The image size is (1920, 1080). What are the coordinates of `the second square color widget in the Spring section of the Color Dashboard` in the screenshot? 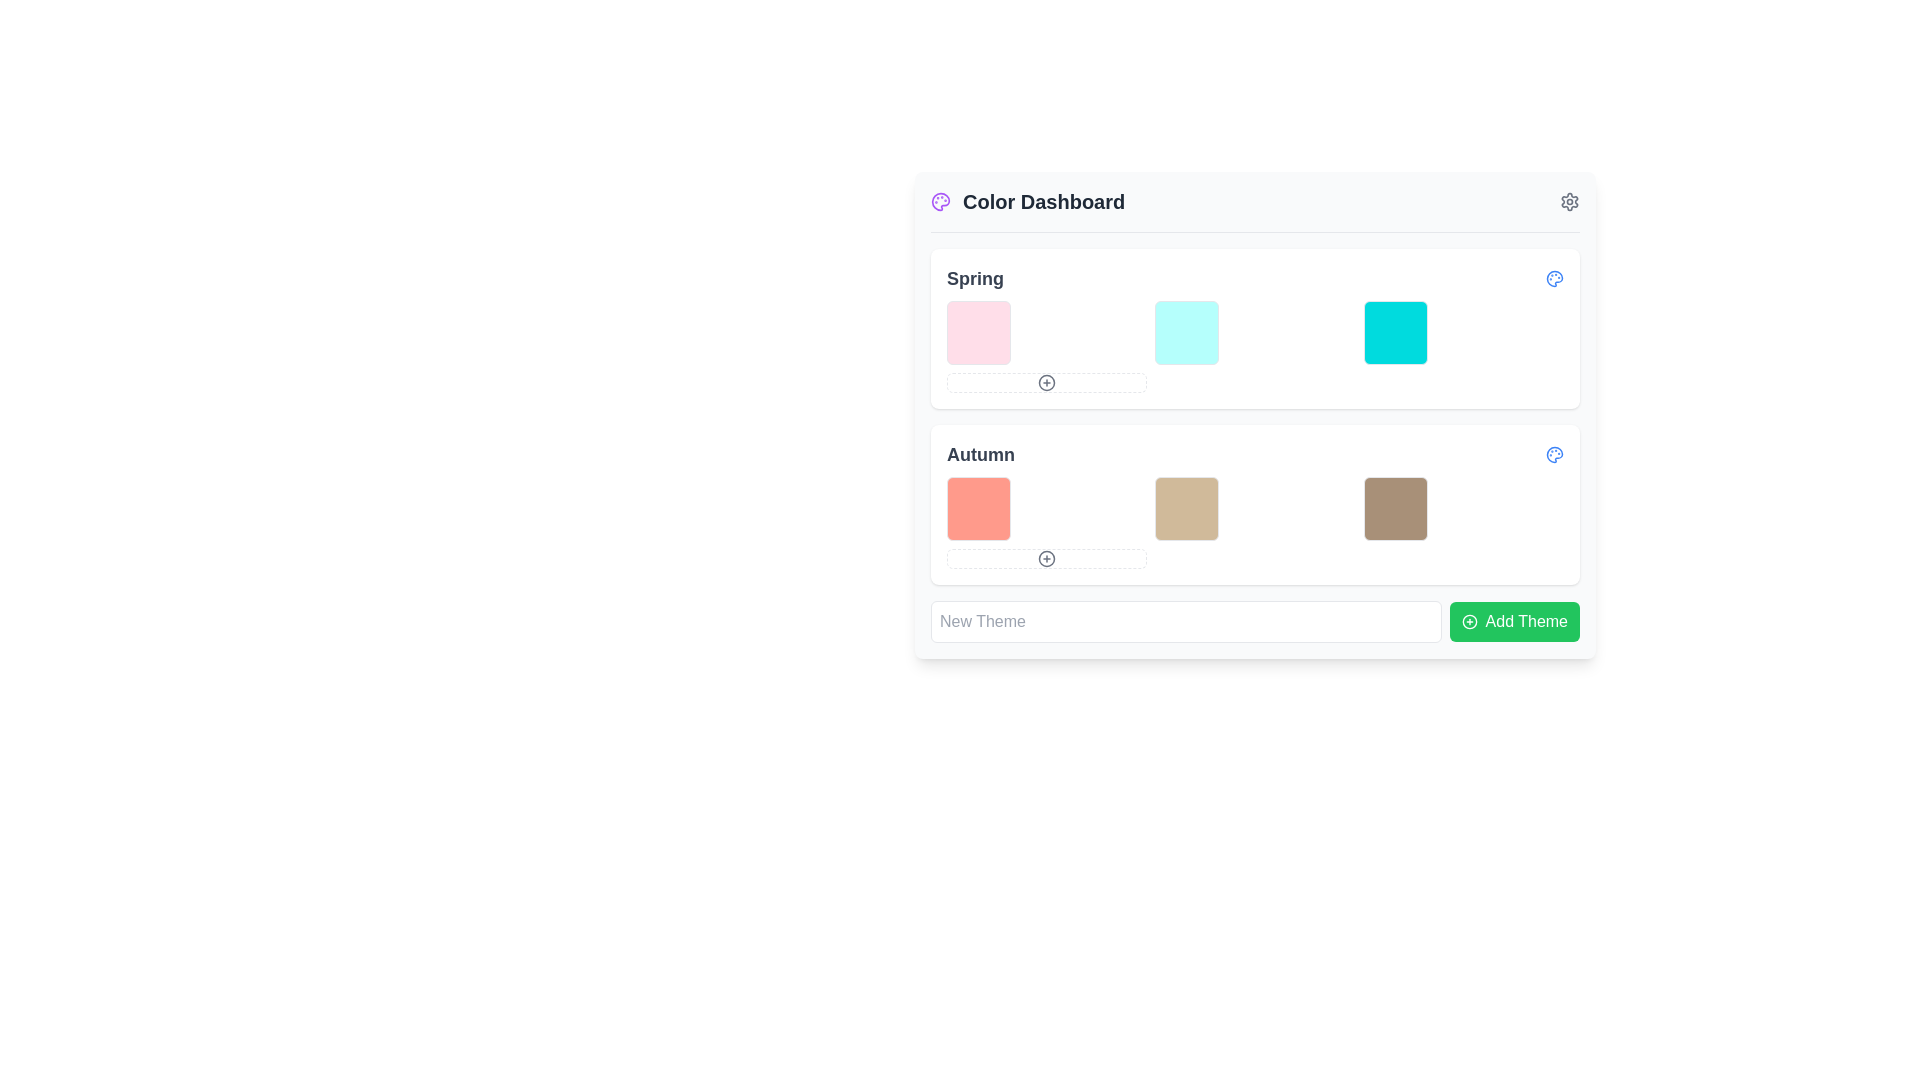 It's located at (1187, 331).